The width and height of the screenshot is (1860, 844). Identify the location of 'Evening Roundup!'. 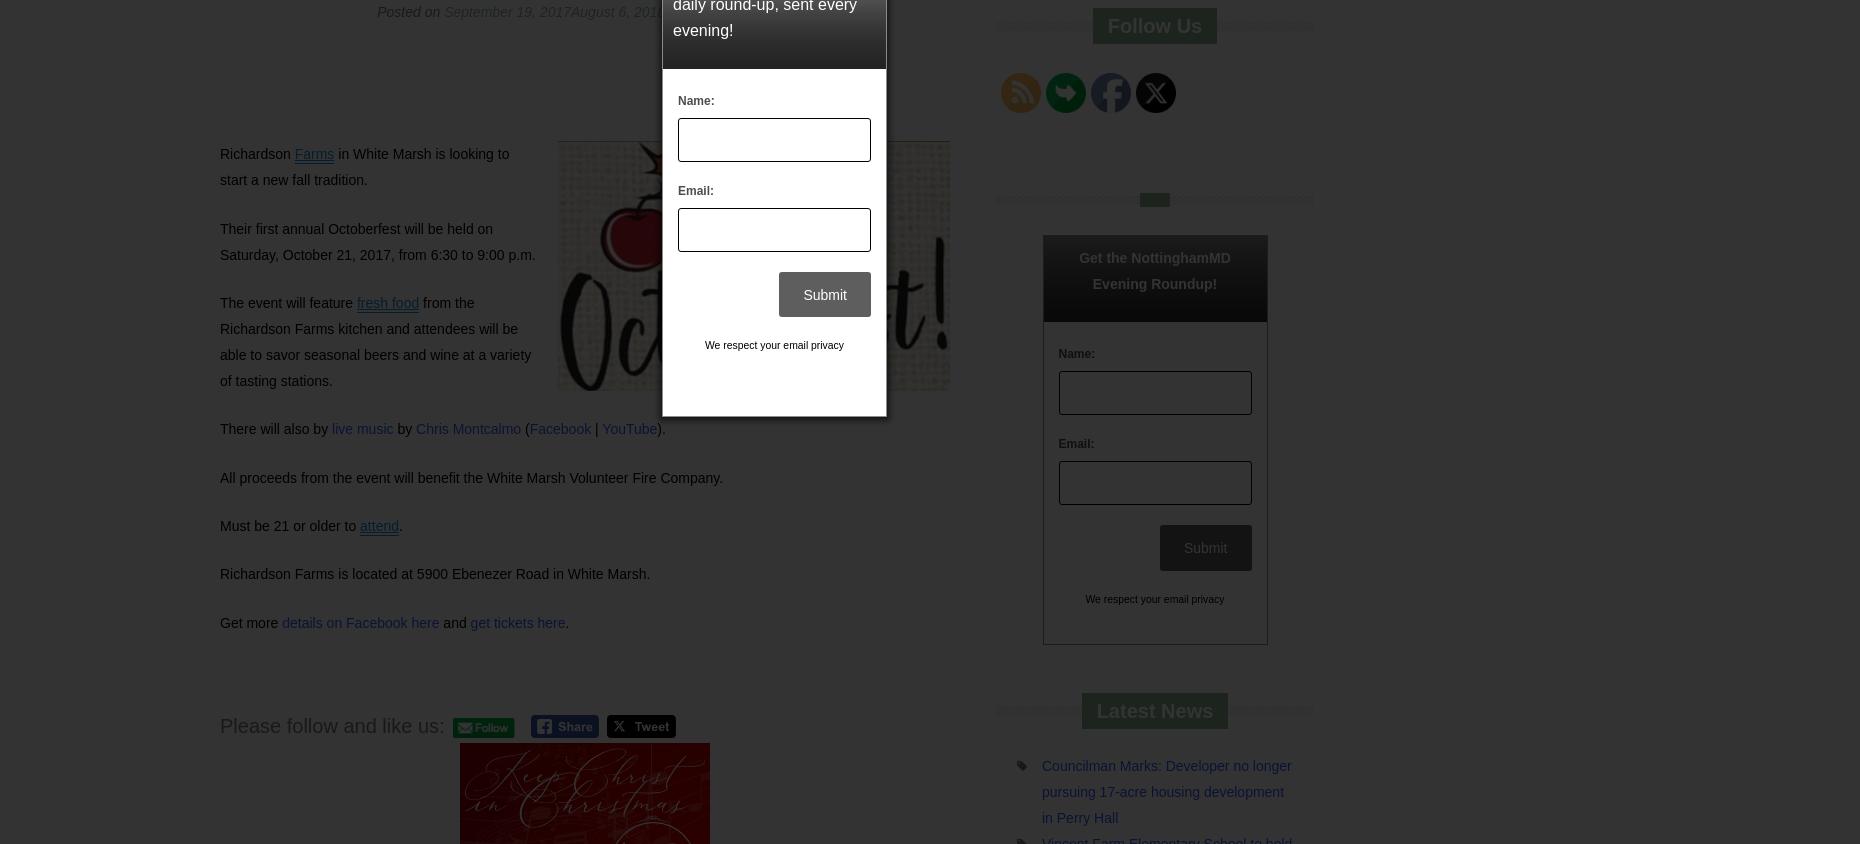
(1153, 283).